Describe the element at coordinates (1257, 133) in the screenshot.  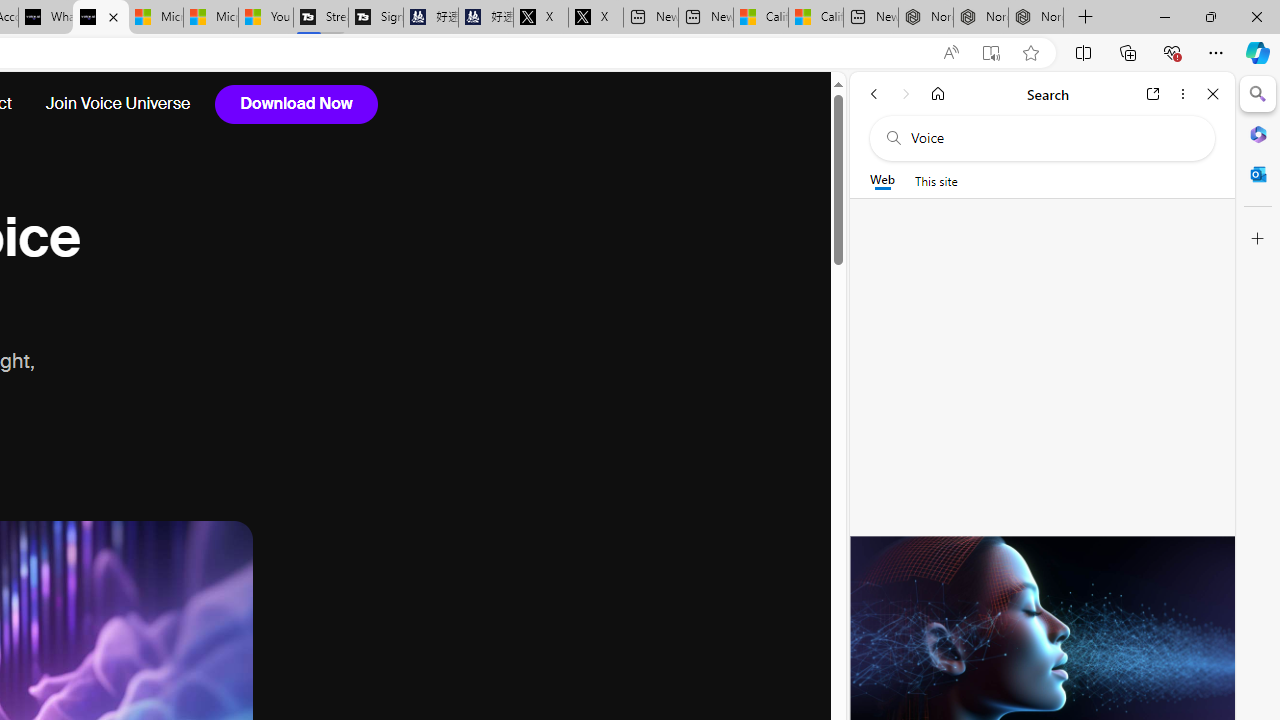
I see `'Microsoft 365'` at that location.